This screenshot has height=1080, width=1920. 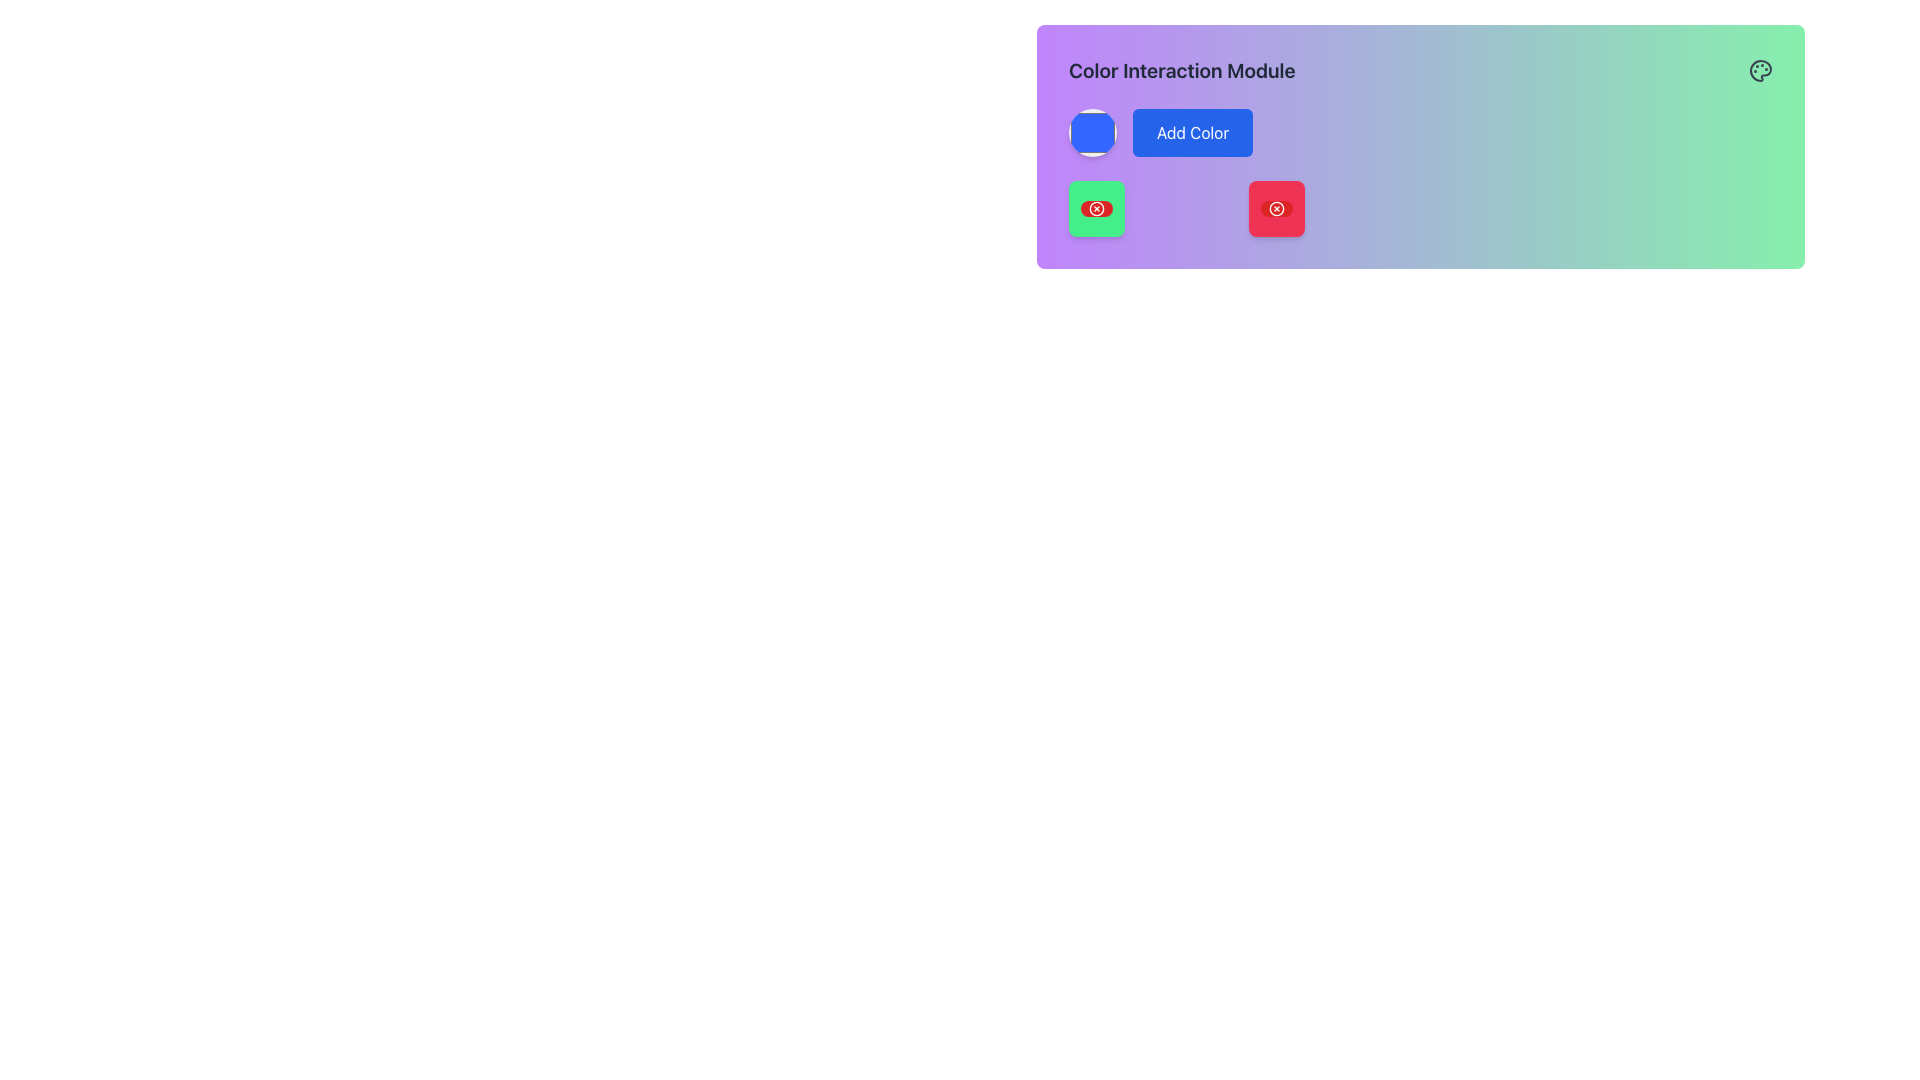 I want to click on the circular blue button in the 'Color Interaction Module' section to interact with the color, so click(x=1092, y=132).